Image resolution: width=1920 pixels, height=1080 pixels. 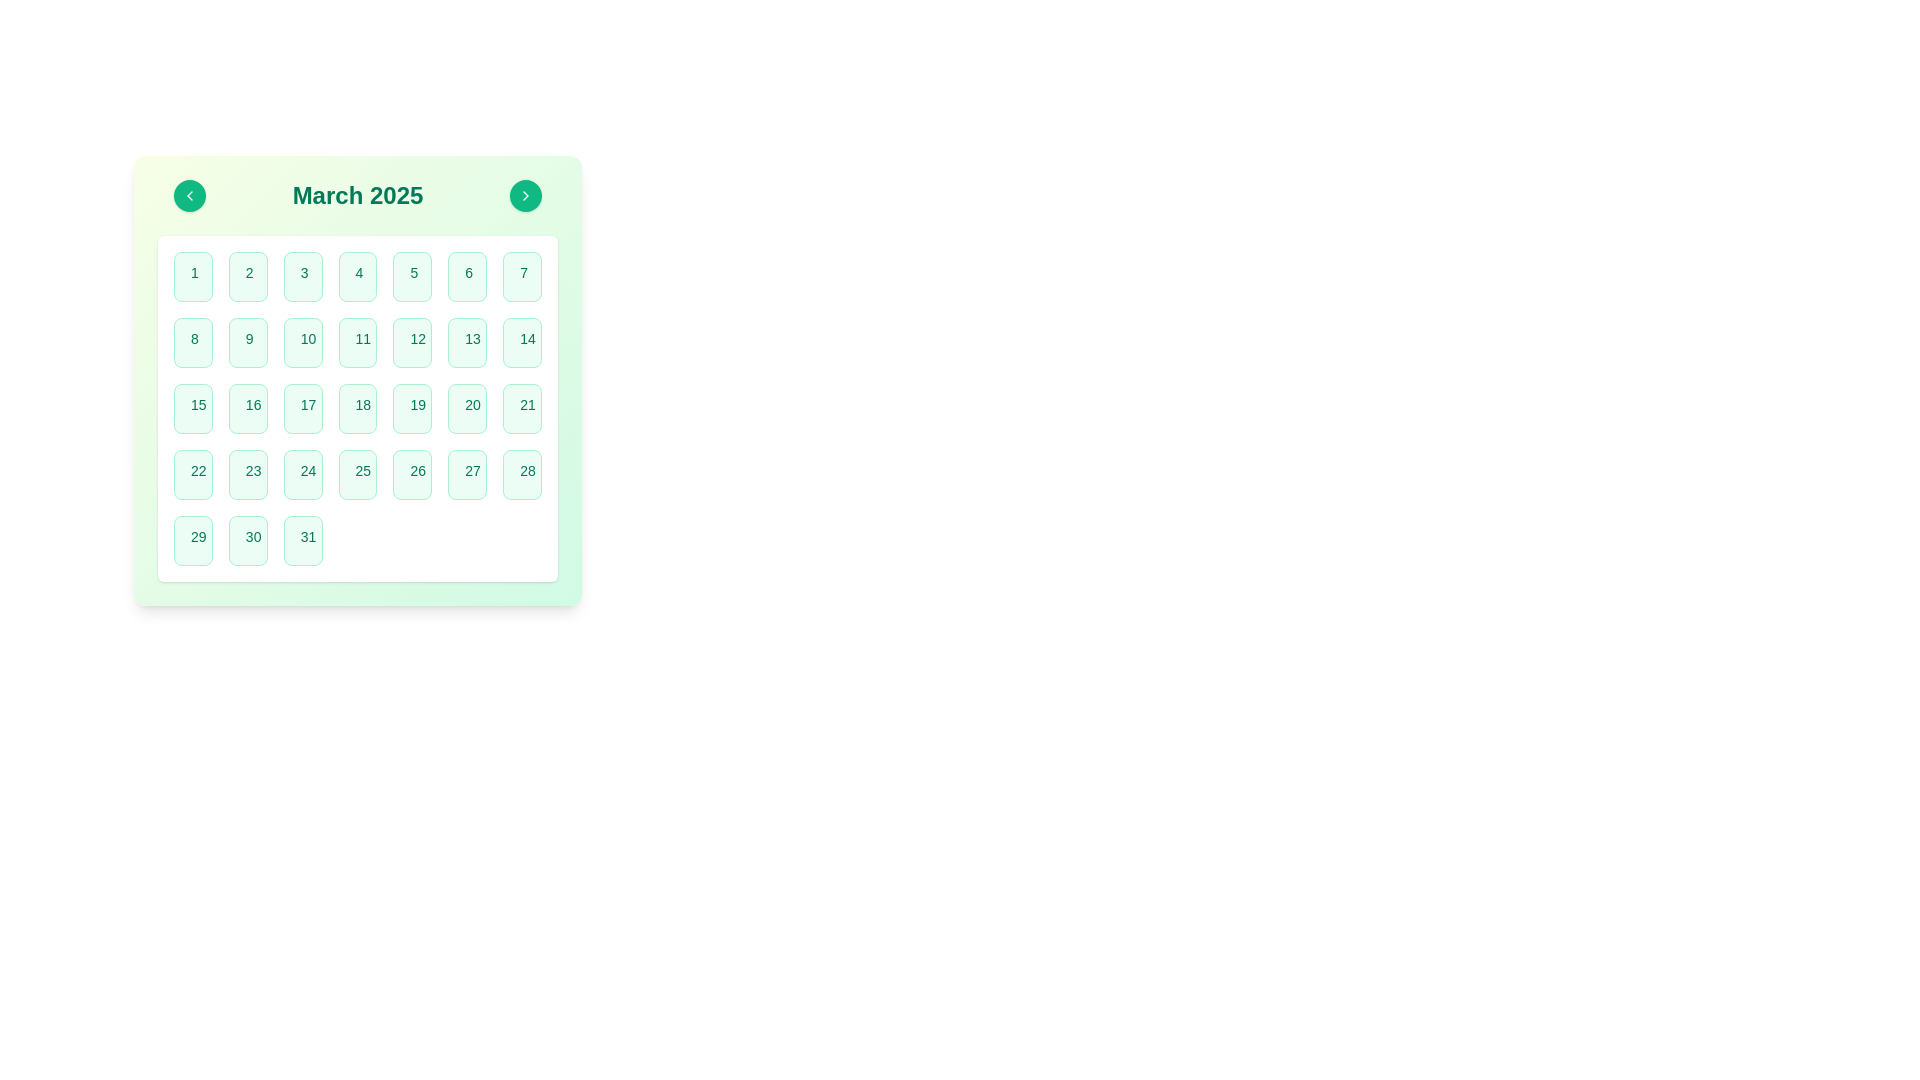 I want to click on text displayed in the text label showing the number '30', which is emerald green and located in the fifth row of the calendar interface, second-to-last in that row, so click(x=252, y=535).